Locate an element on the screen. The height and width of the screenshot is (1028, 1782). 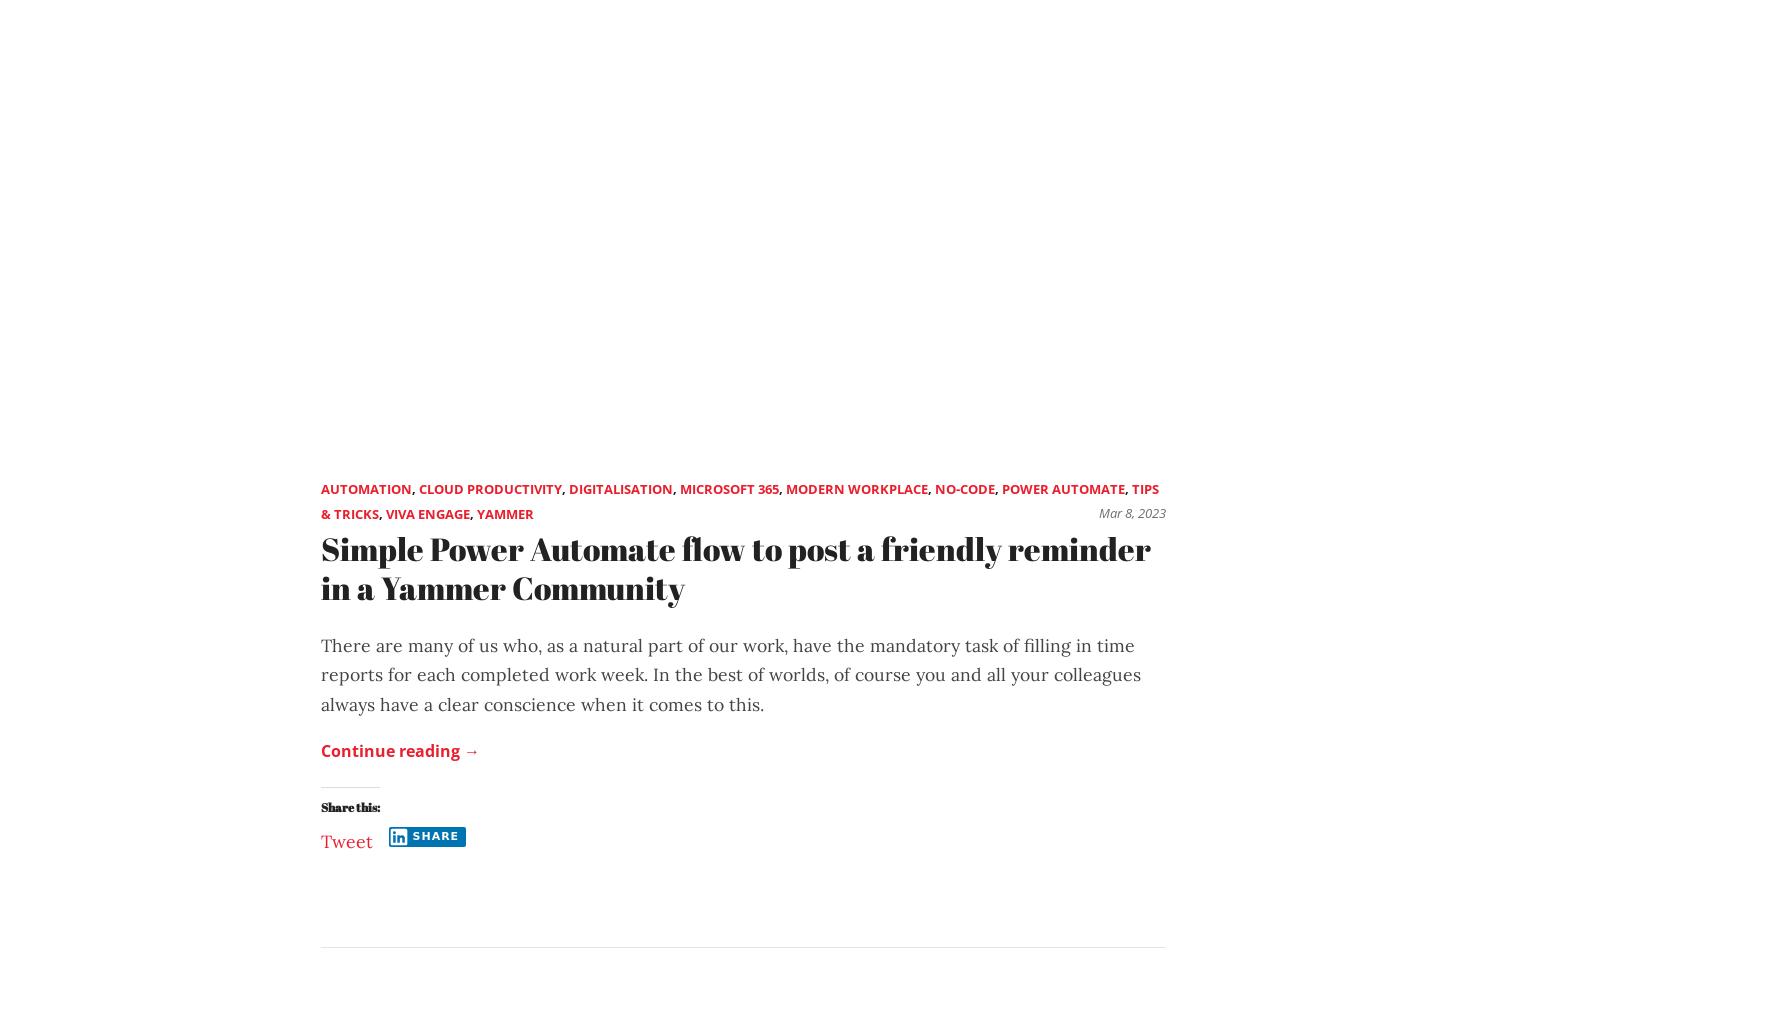
'Yammer' is located at coordinates (504, 514).